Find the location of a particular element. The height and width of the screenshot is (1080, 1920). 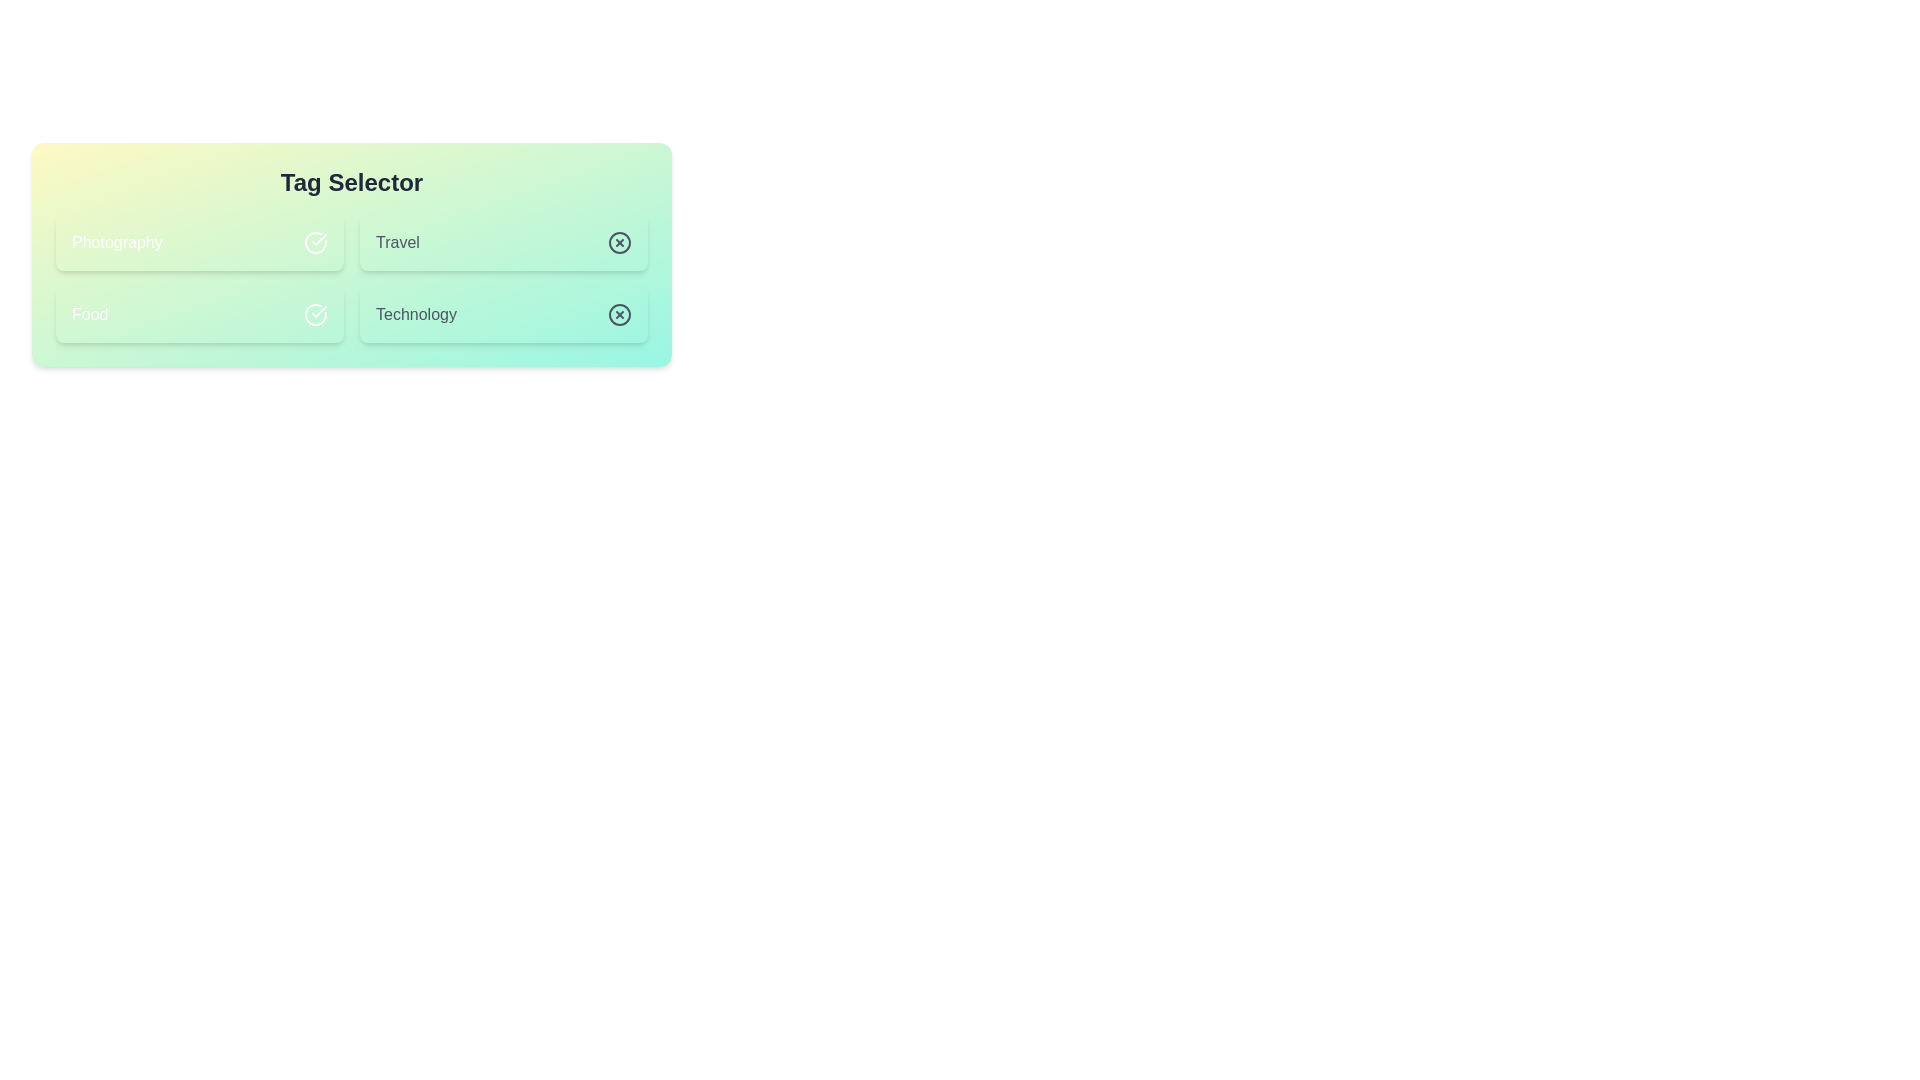

the tag Food to trigger its hover effect is located at coordinates (200, 315).